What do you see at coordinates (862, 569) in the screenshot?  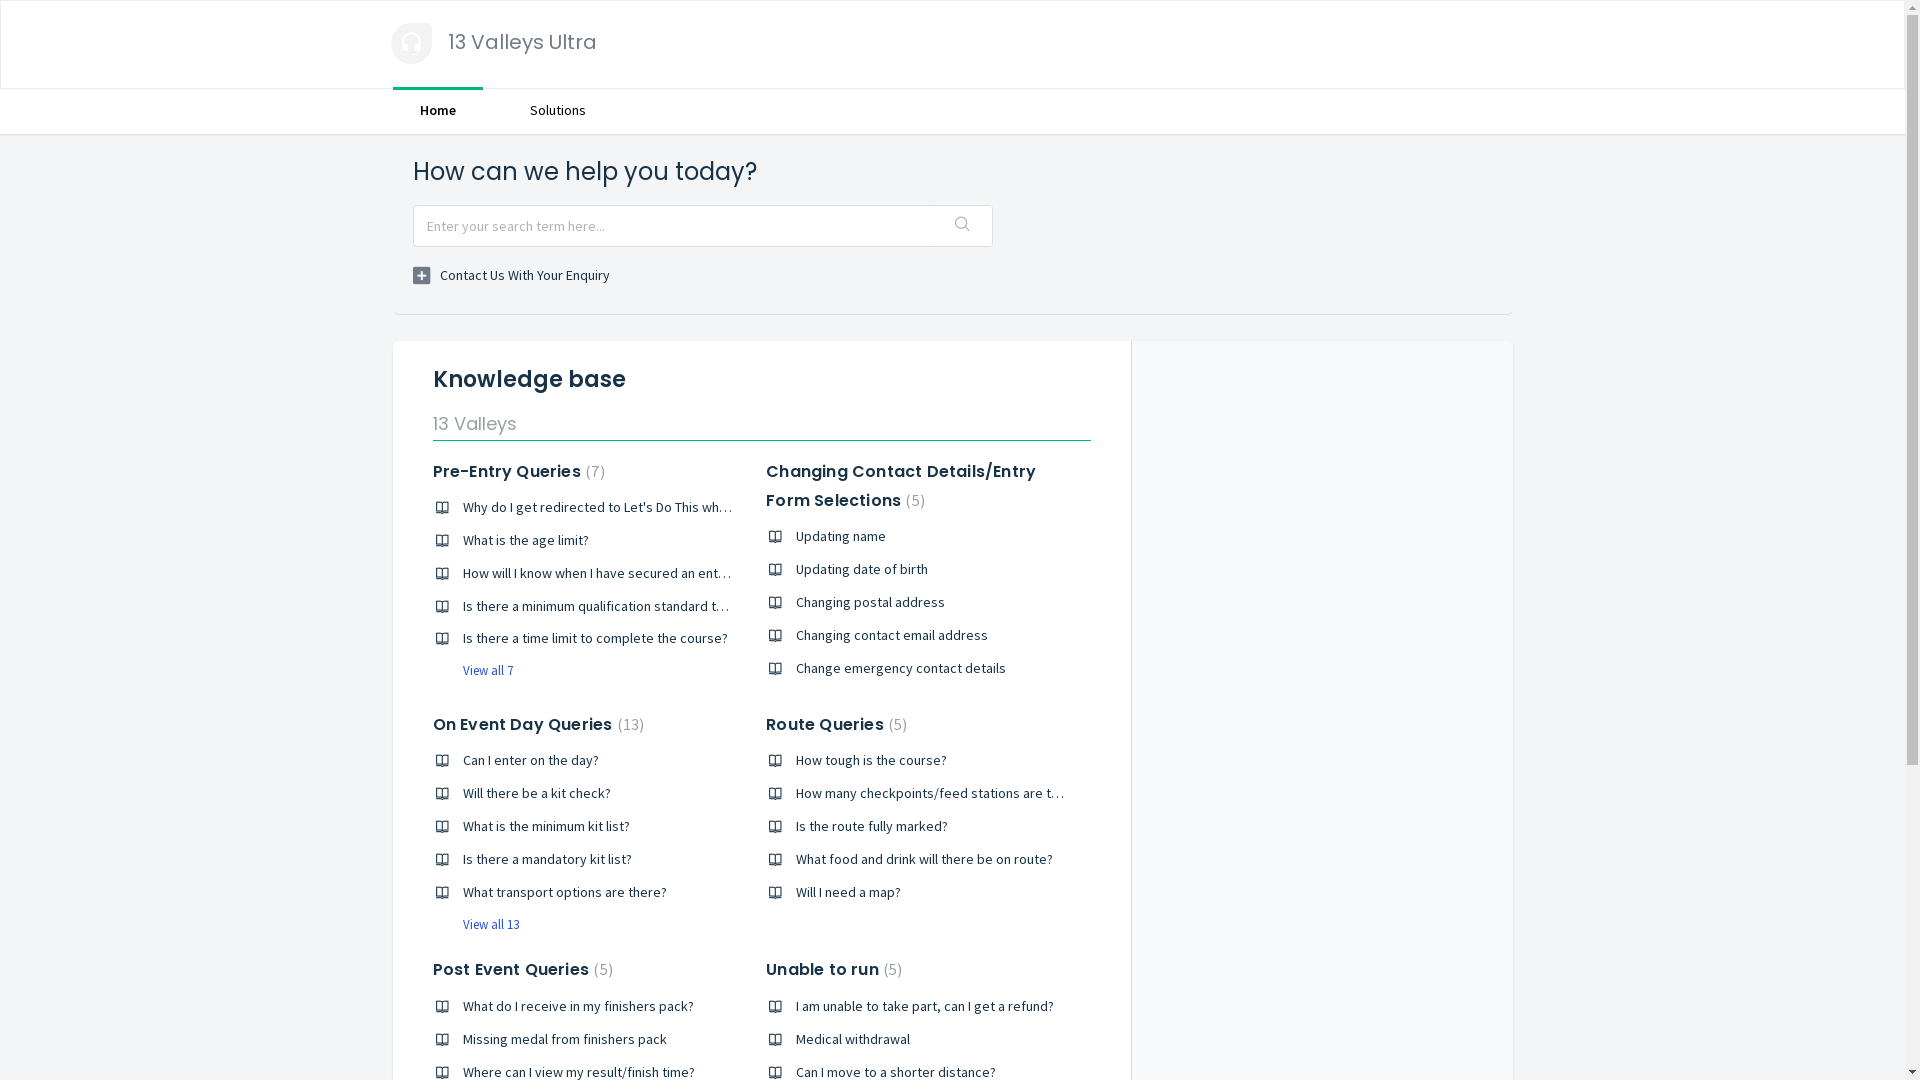 I see `'Updating date of birth'` at bounding box center [862, 569].